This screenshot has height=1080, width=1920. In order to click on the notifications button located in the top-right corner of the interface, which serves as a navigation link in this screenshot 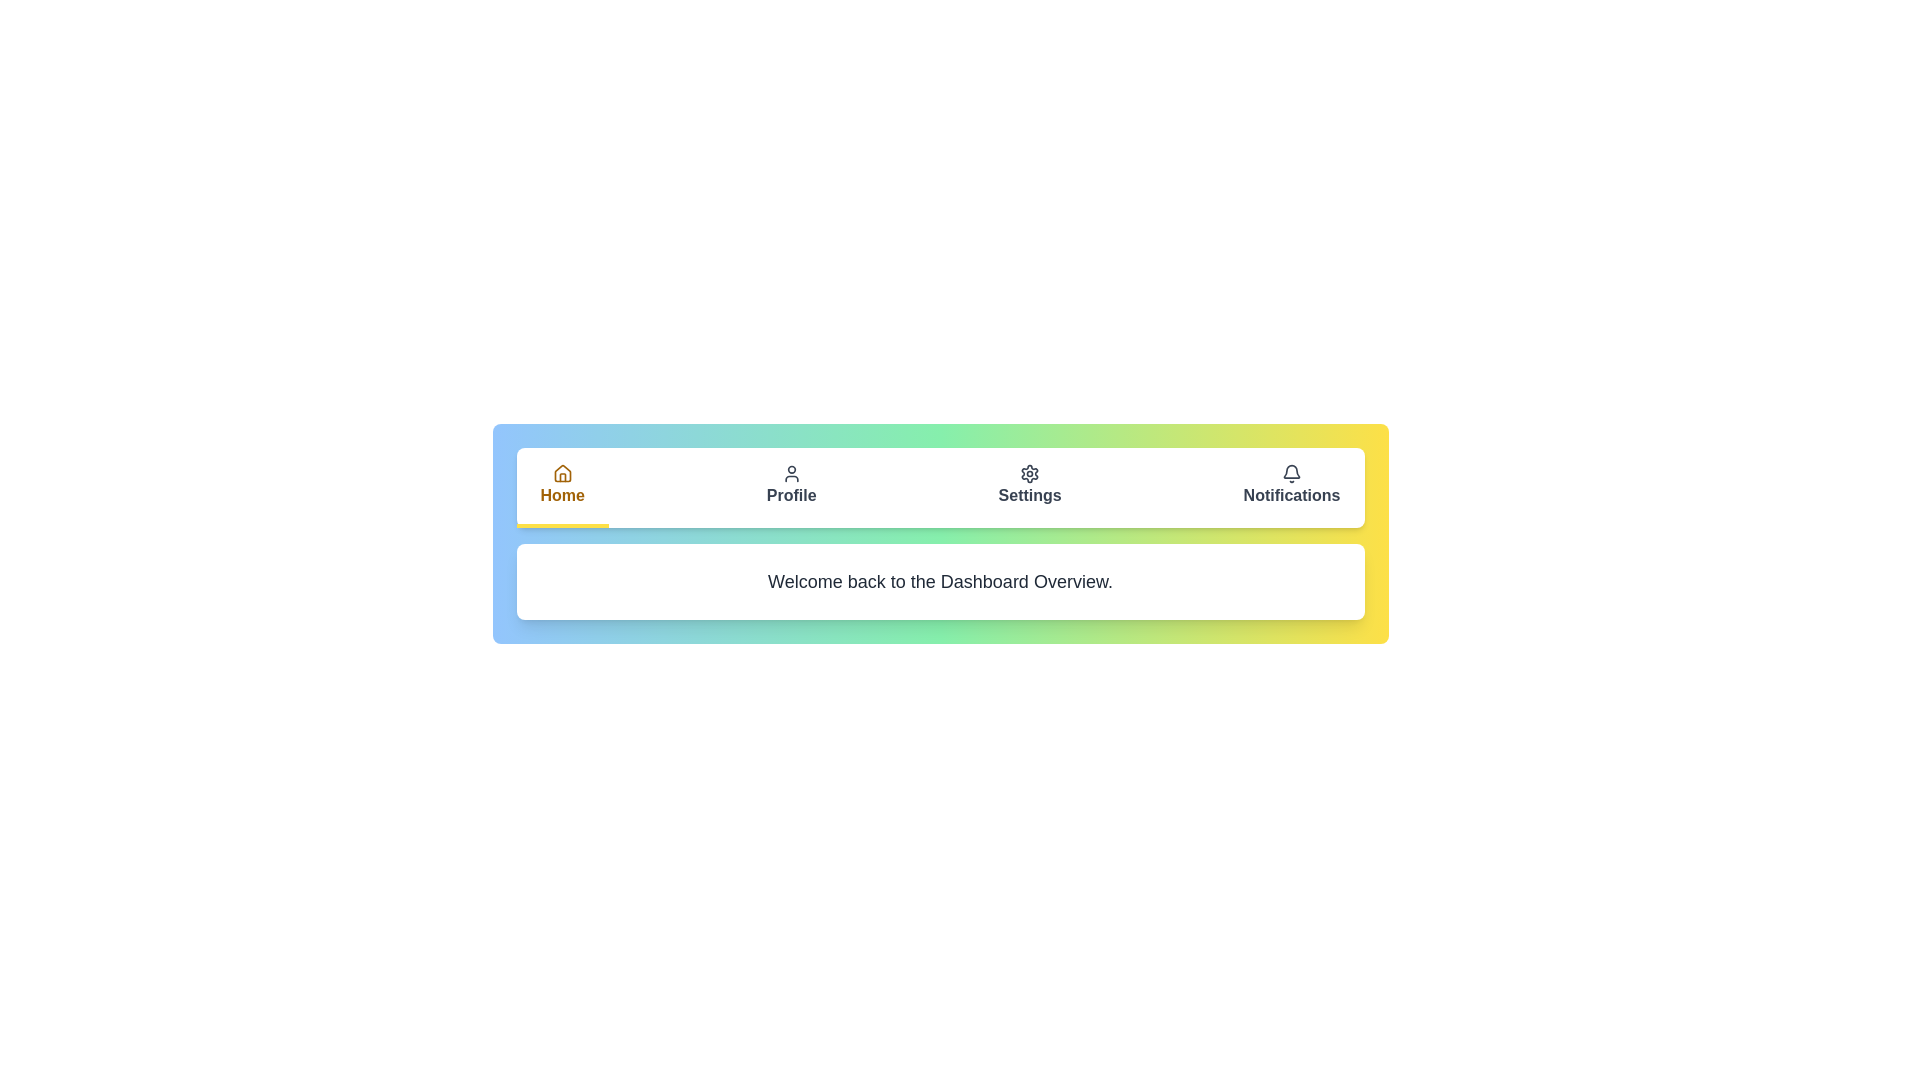, I will do `click(1291, 488)`.